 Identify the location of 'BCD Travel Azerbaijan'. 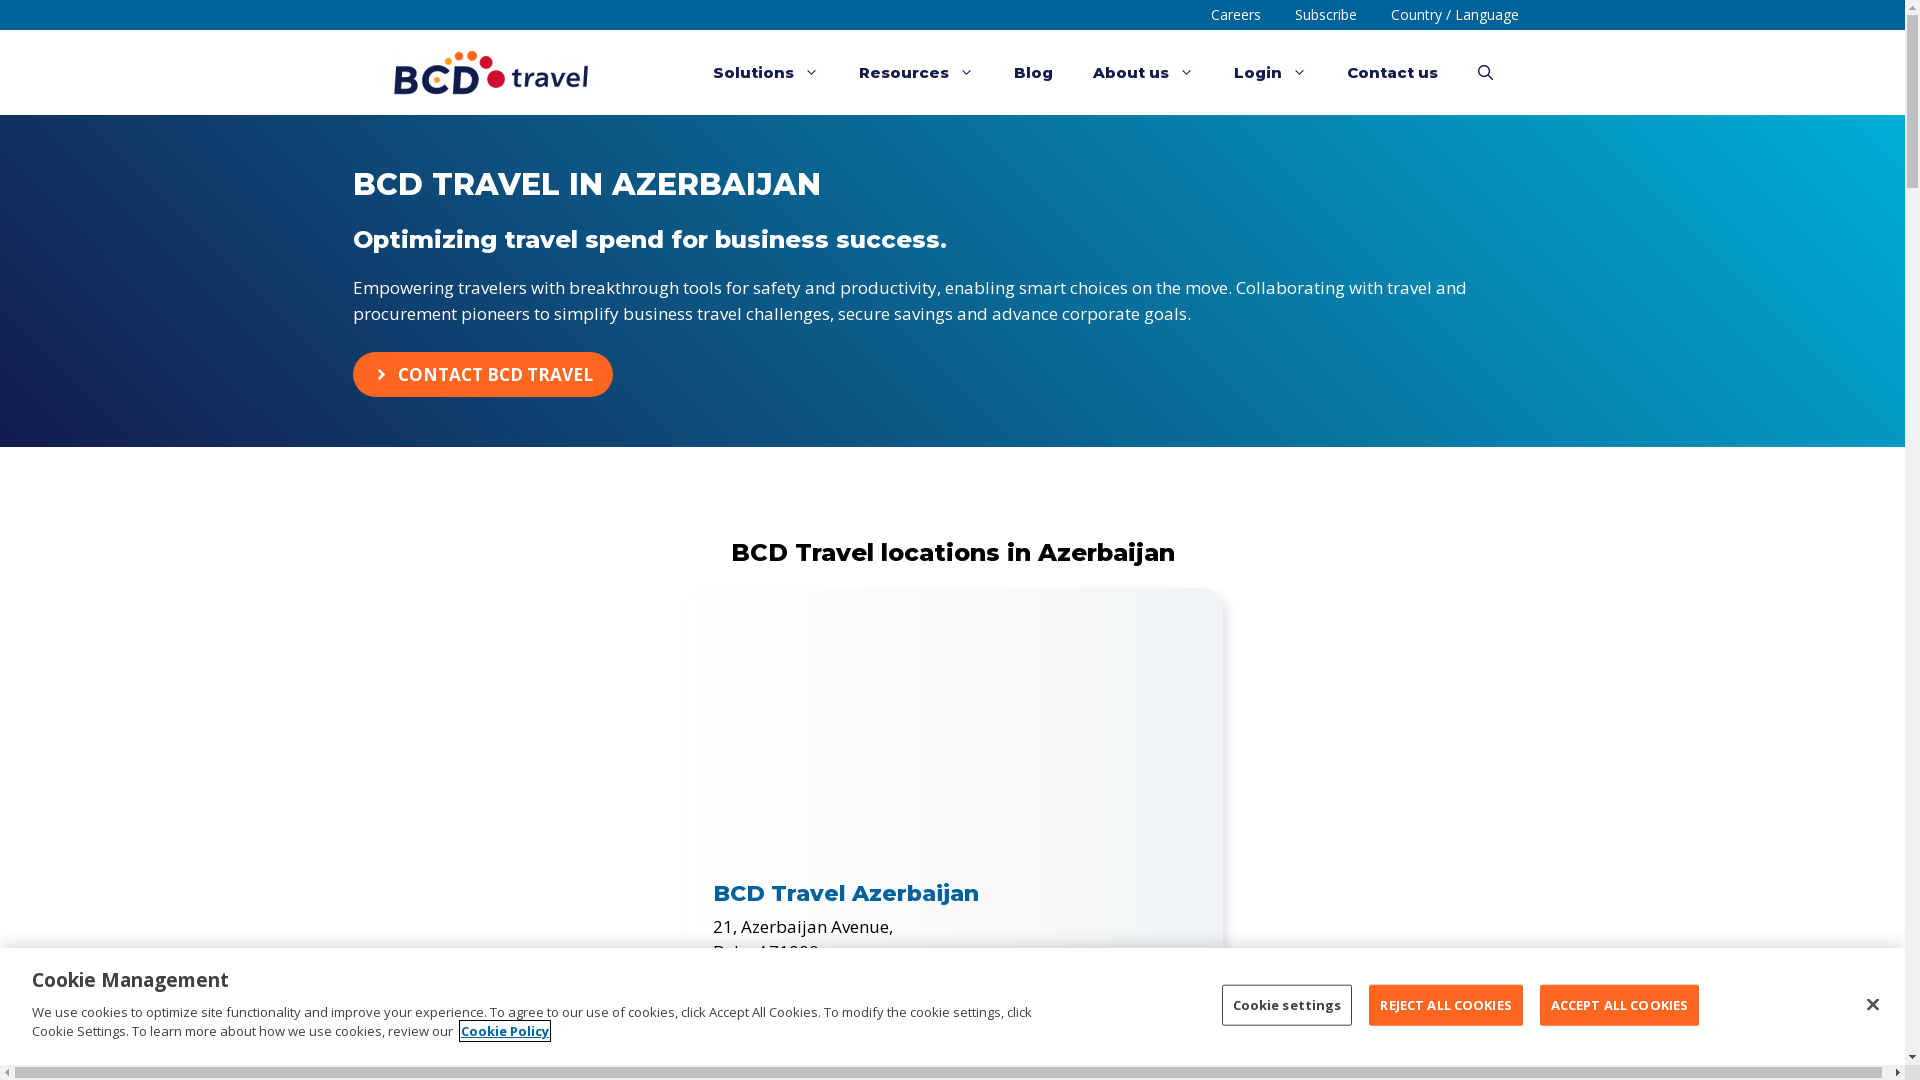
(844, 892).